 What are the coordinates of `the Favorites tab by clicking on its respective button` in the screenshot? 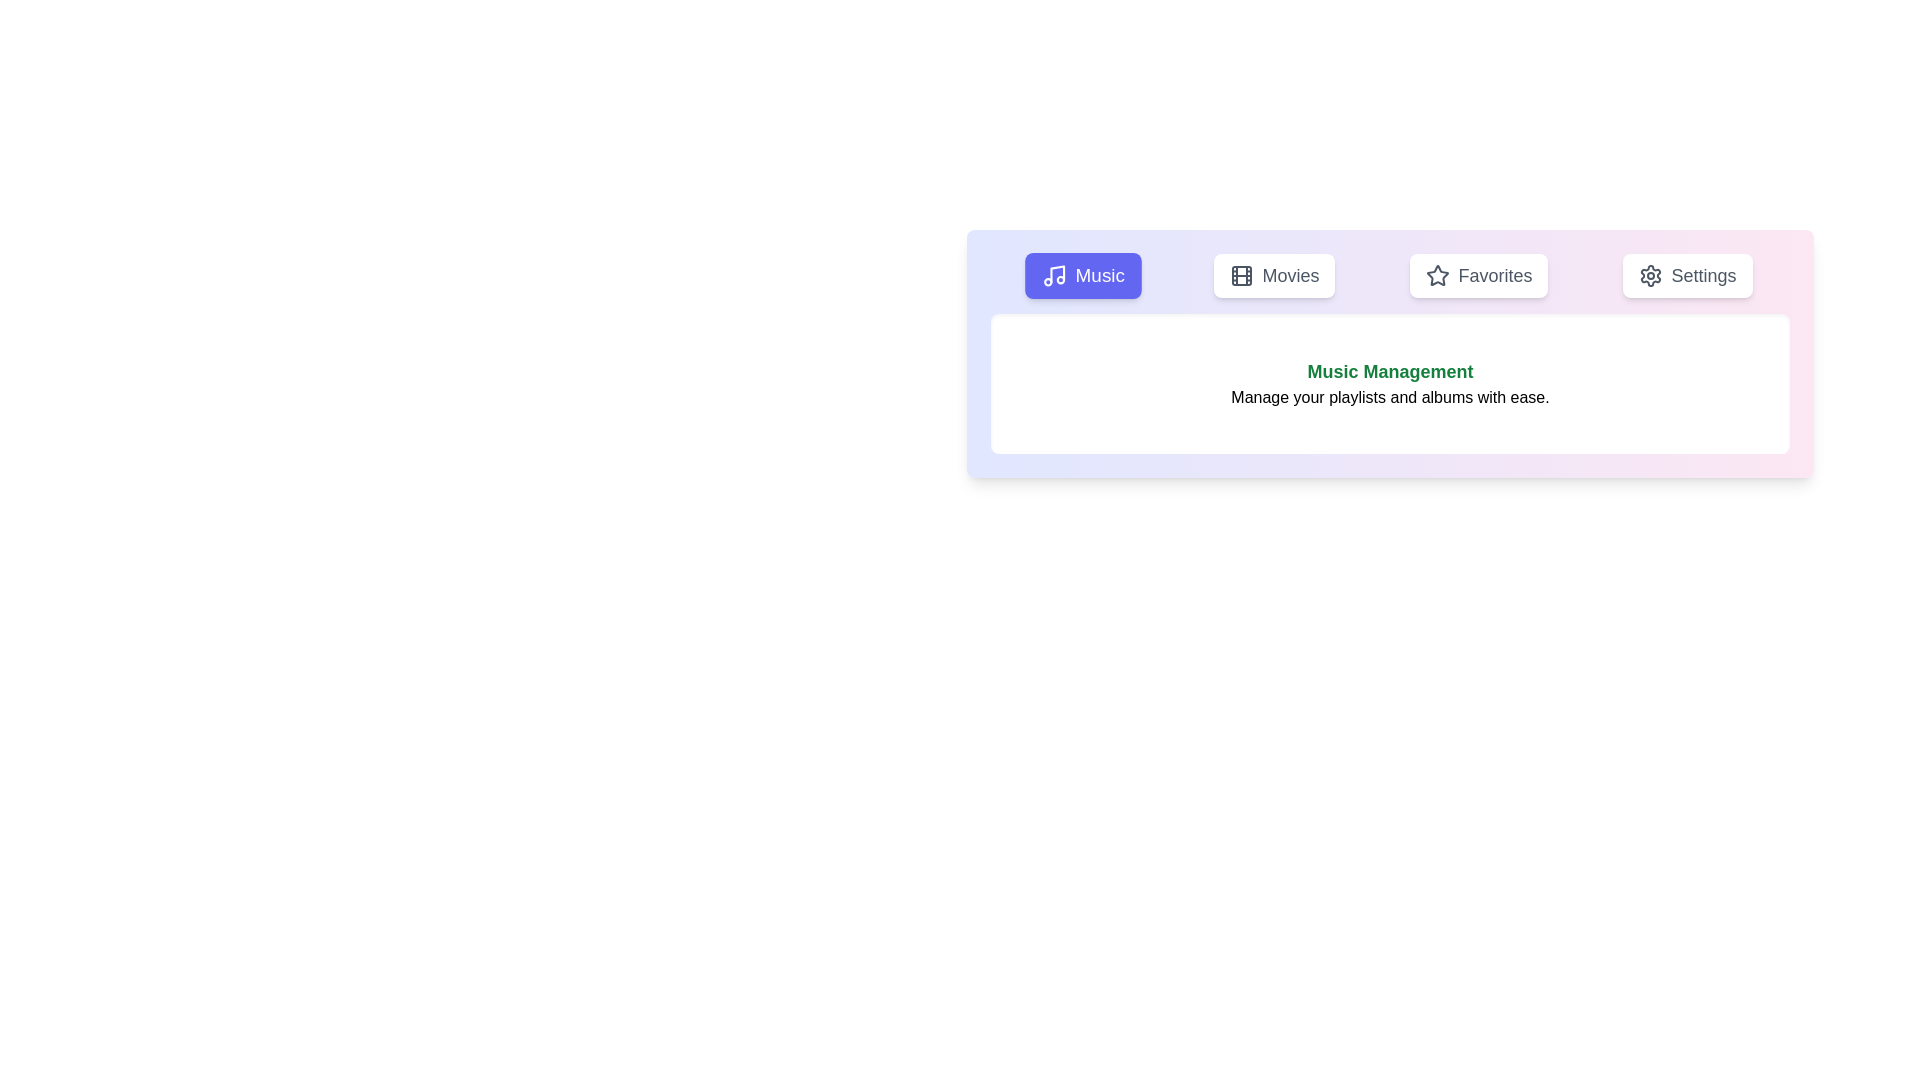 It's located at (1479, 276).